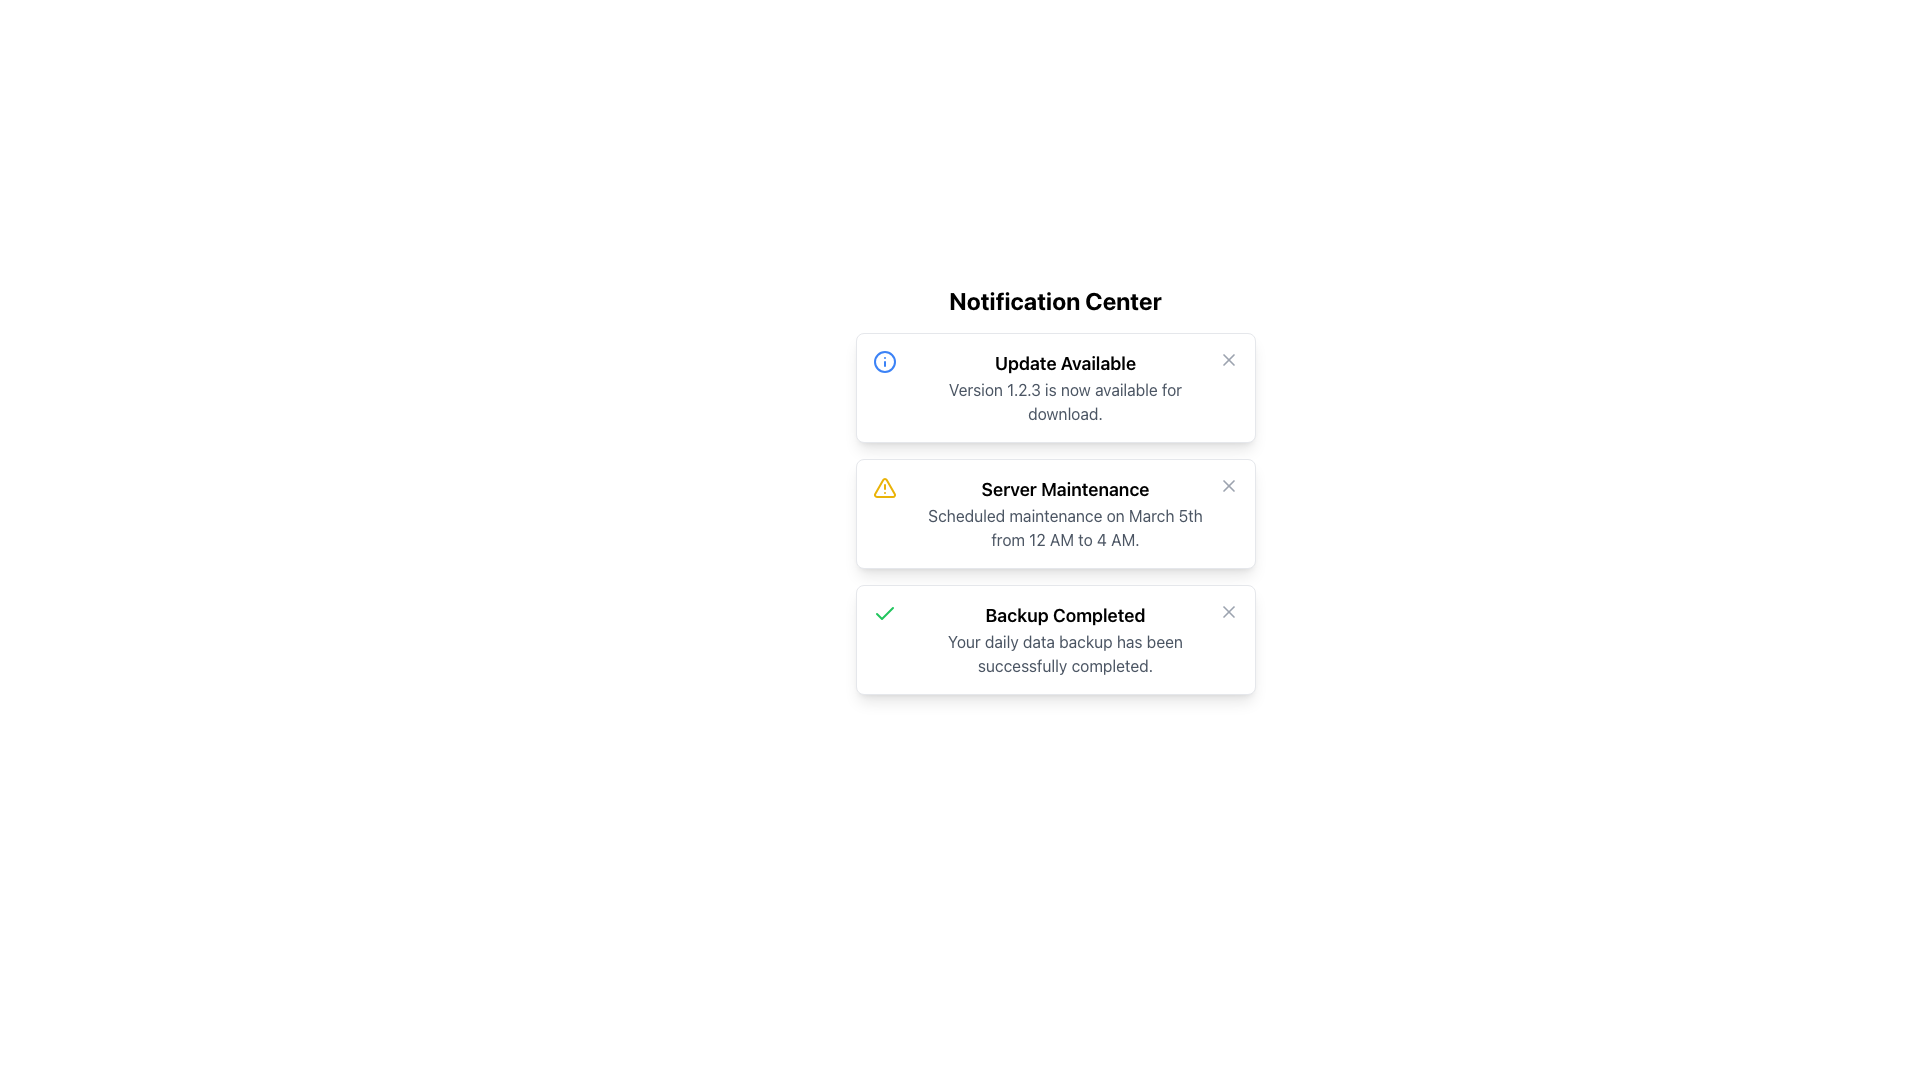  I want to click on the Text Block that confirms the successful completion of the data backup operation, located in the third notification card, so click(1064, 640).